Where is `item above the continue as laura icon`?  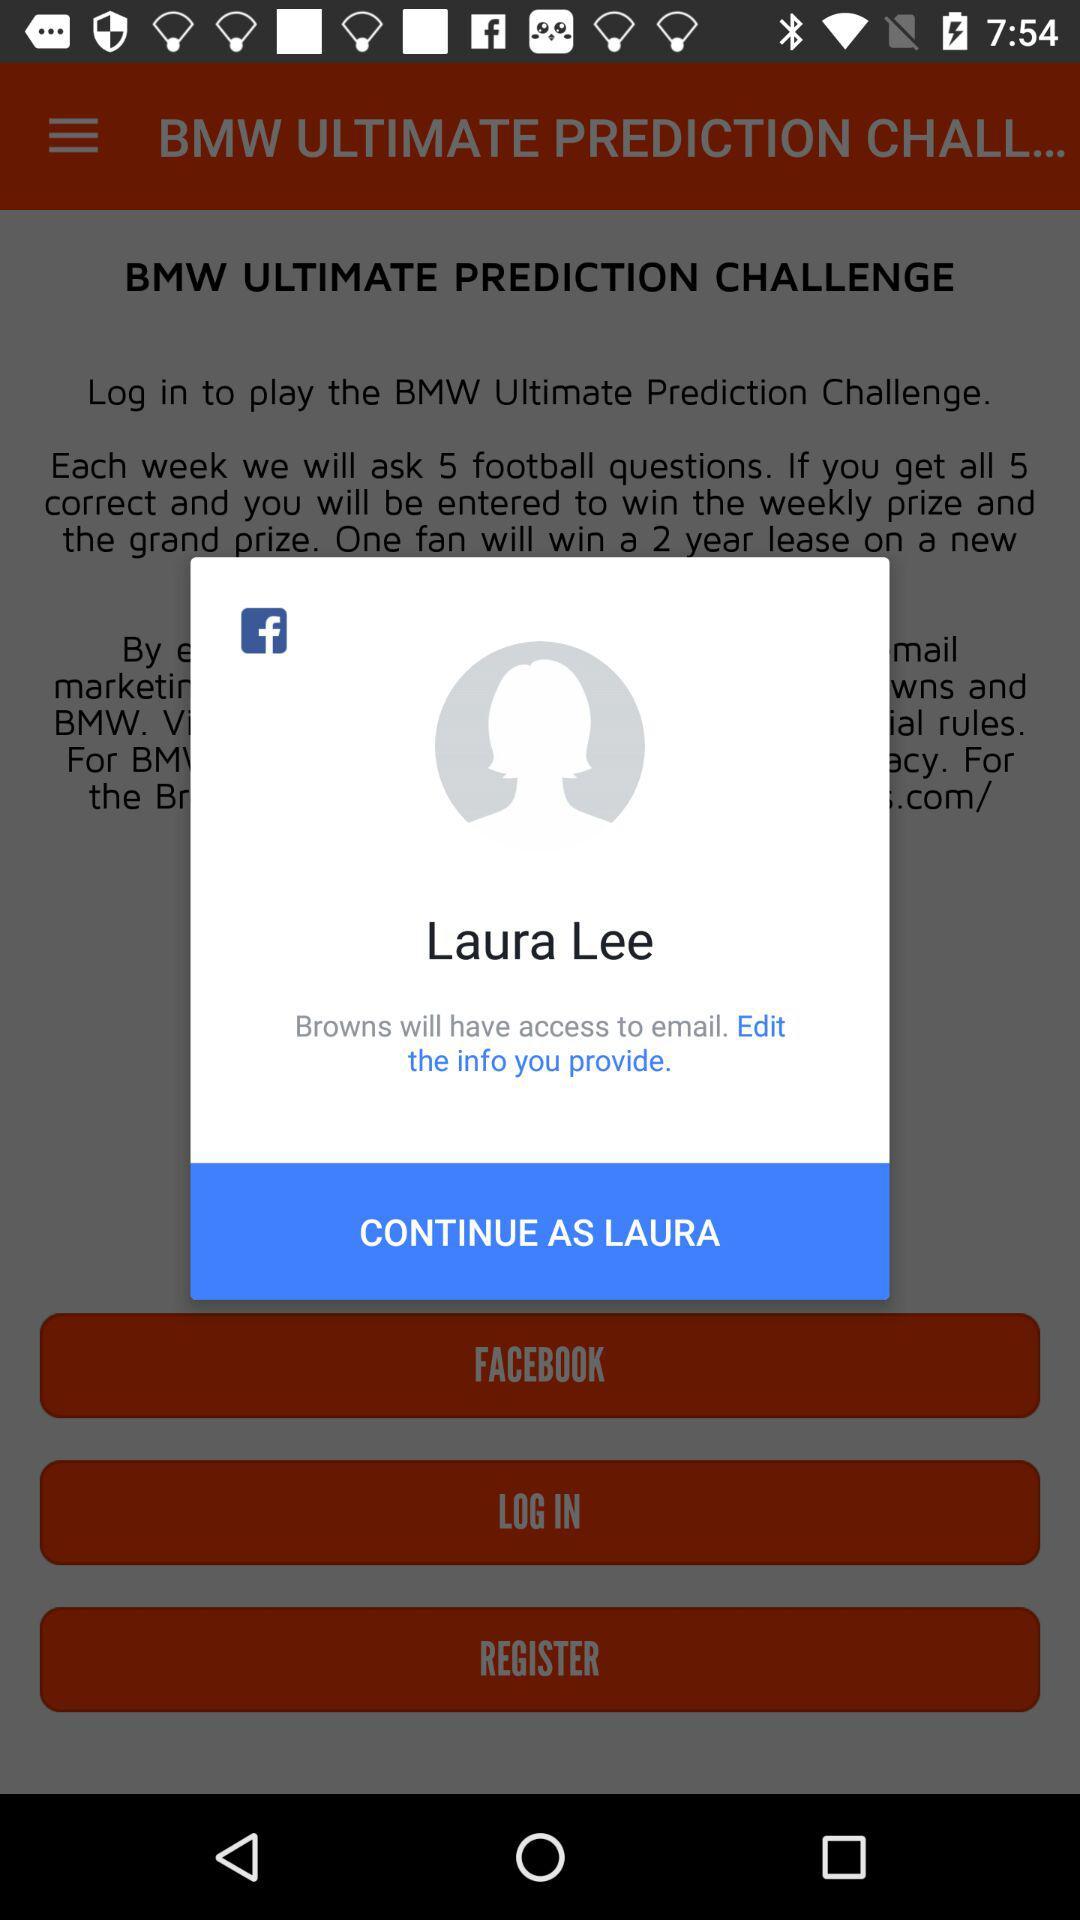
item above the continue as laura icon is located at coordinates (540, 1041).